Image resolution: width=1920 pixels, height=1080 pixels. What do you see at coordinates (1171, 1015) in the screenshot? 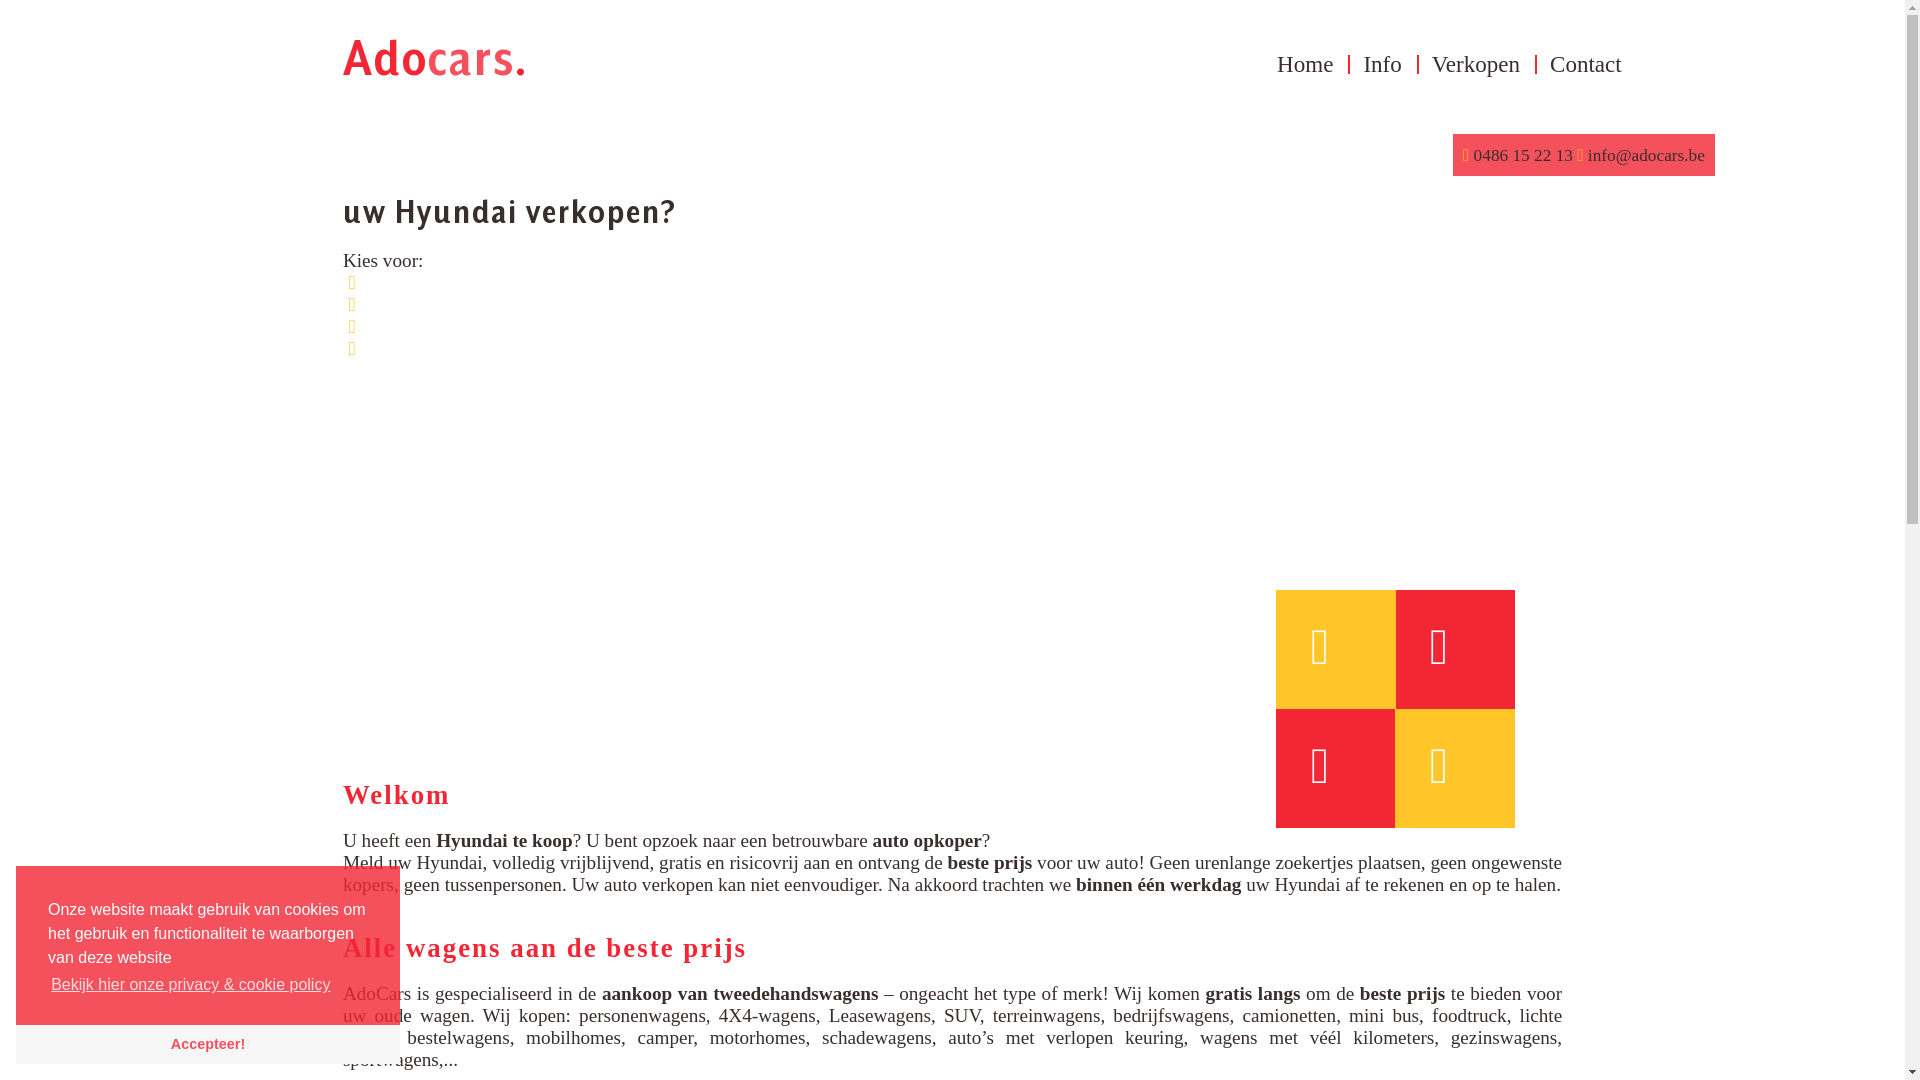
I see `'bedrijfswagens'` at bounding box center [1171, 1015].